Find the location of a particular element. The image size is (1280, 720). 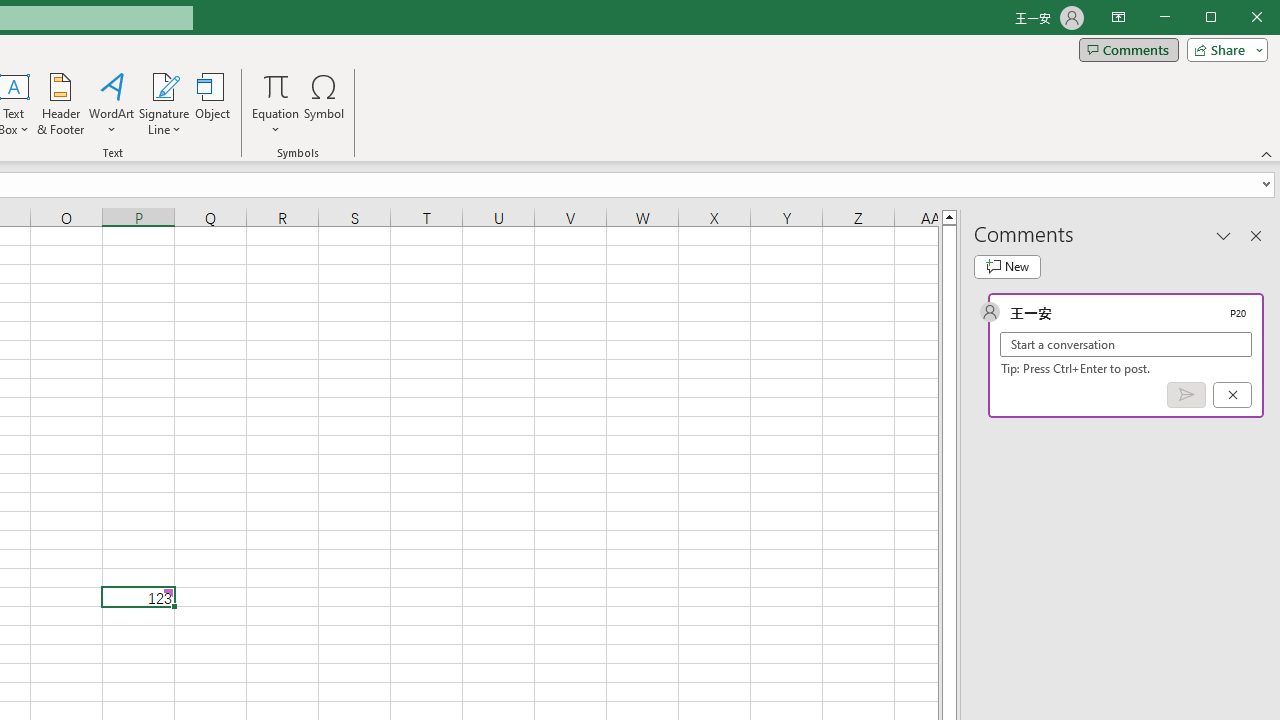

'Header & Footer...' is located at coordinates (60, 104).